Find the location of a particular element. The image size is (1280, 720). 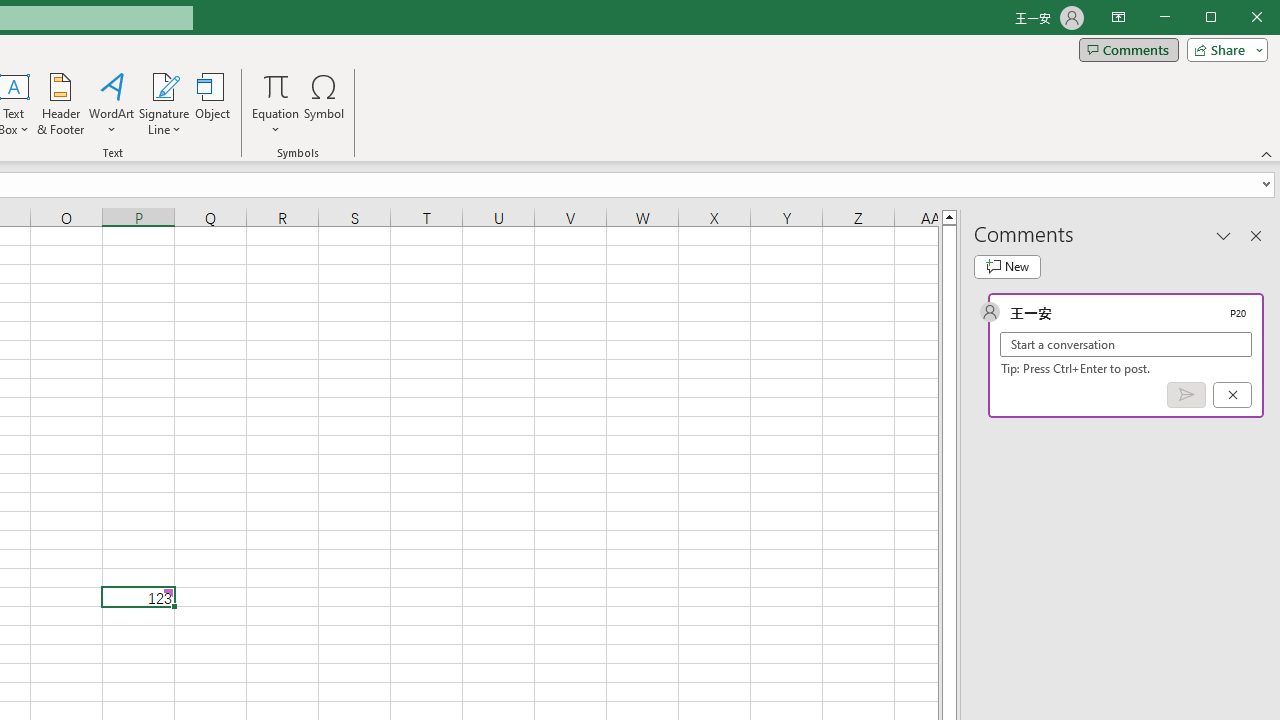

'Header & Footer...' is located at coordinates (60, 104).